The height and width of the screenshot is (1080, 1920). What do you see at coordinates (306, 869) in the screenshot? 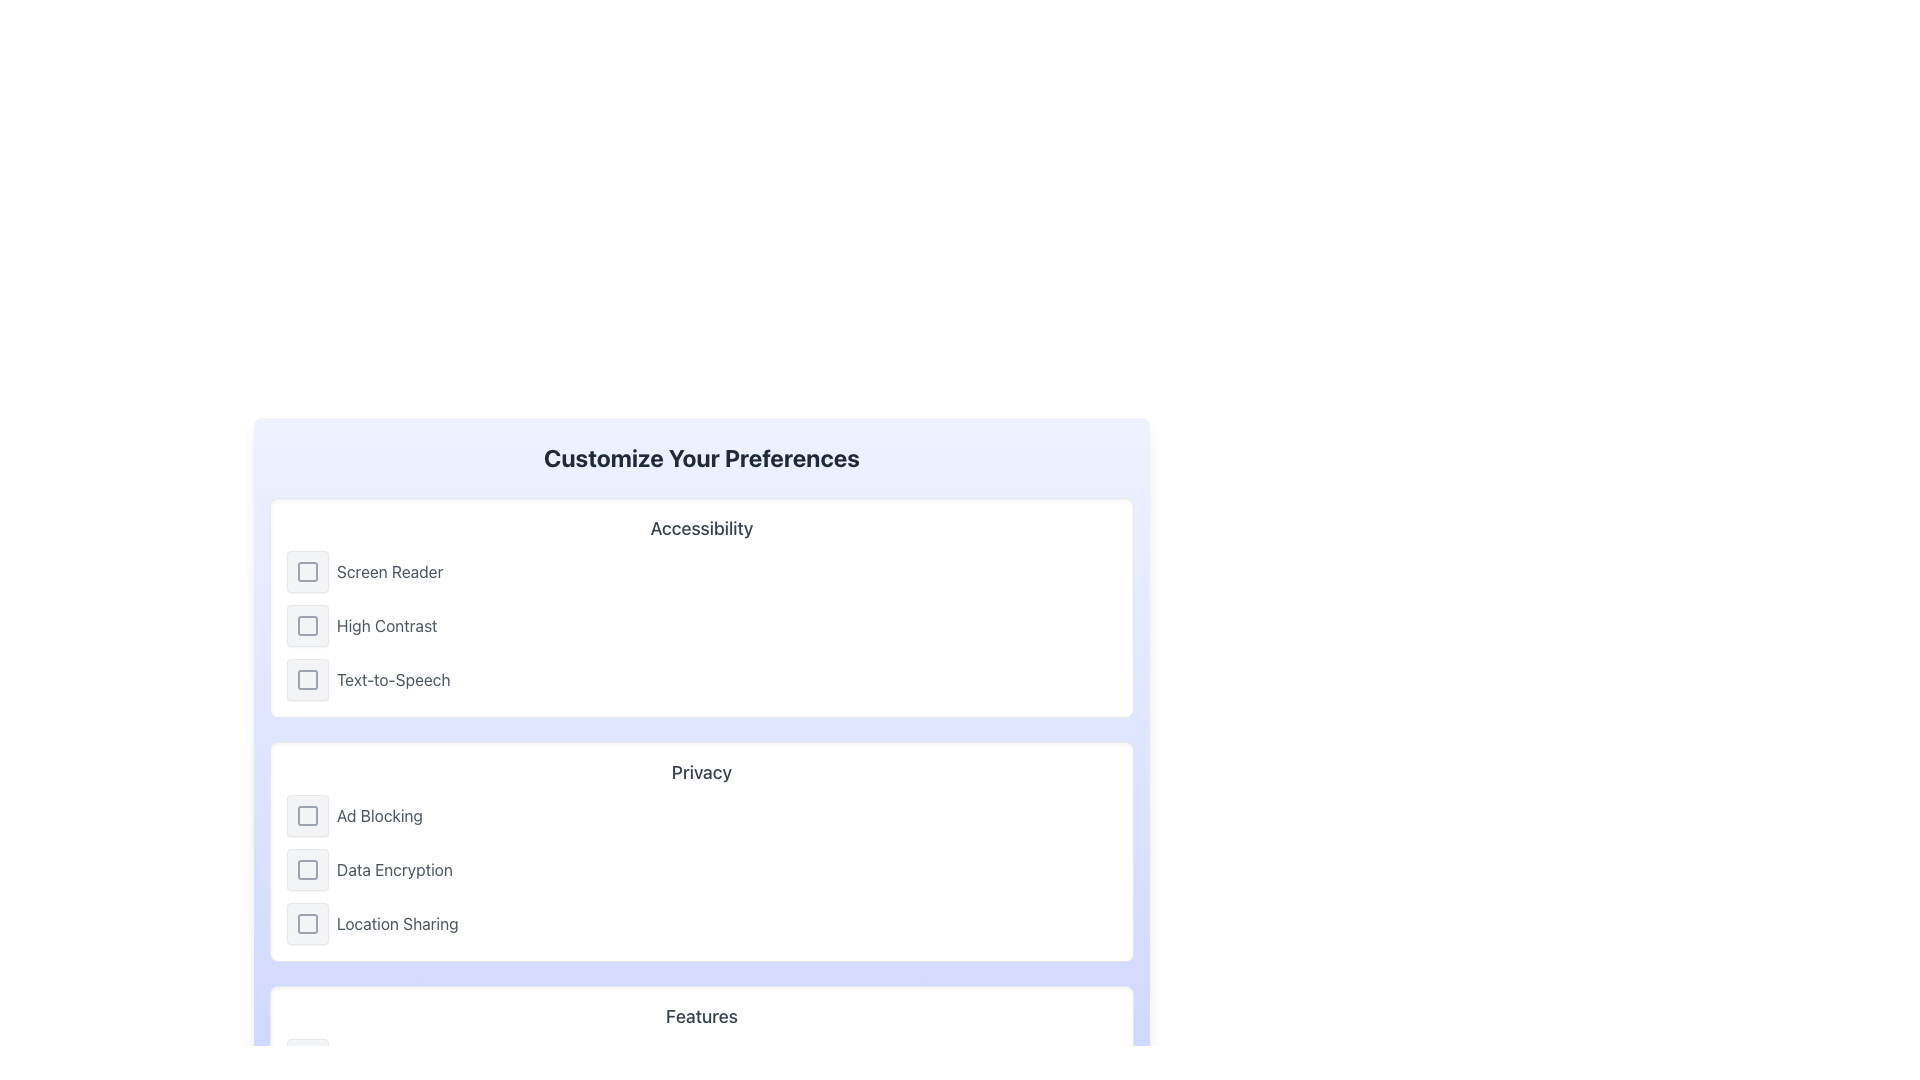
I see `the checkbox located to the left of the 'Data Encryption' label in the Privacy preferences section` at bounding box center [306, 869].